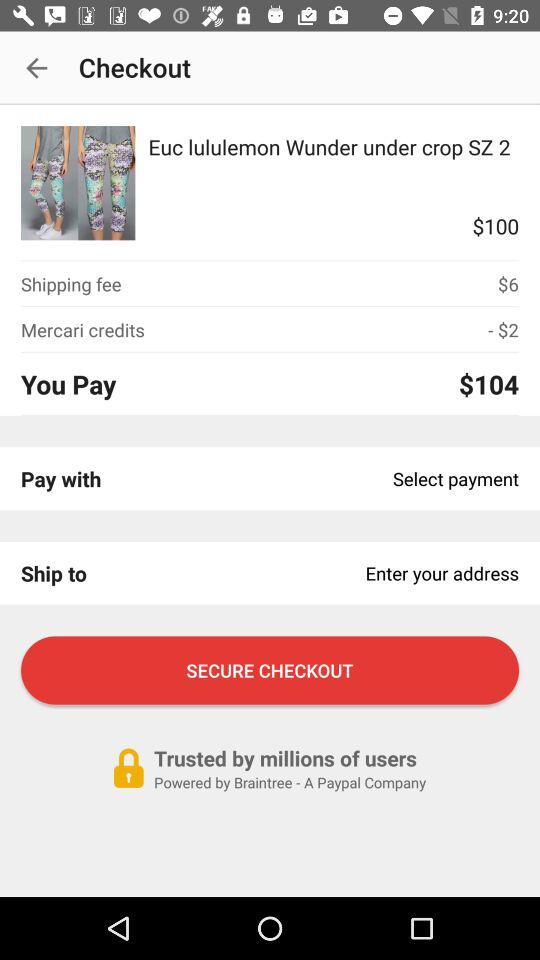  I want to click on the app to the left of the checkout item, so click(36, 68).